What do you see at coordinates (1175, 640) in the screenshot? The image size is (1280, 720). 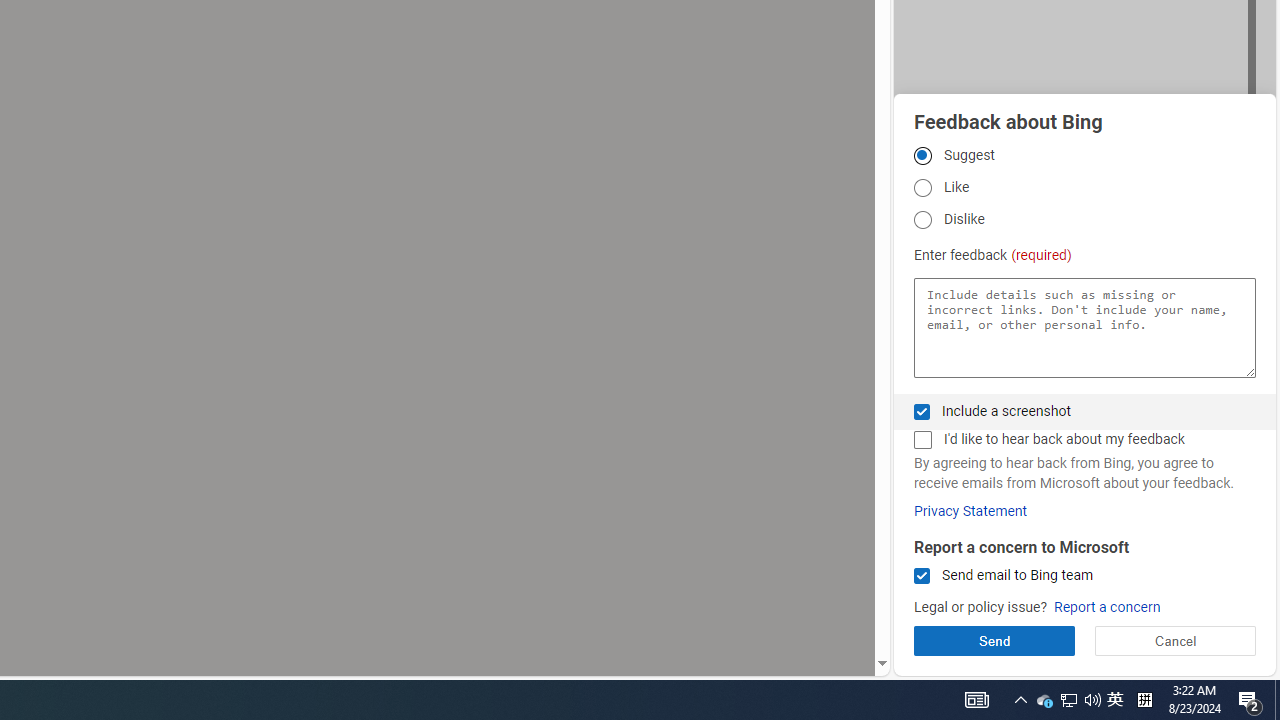 I see `'Cancel'` at bounding box center [1175, 640].